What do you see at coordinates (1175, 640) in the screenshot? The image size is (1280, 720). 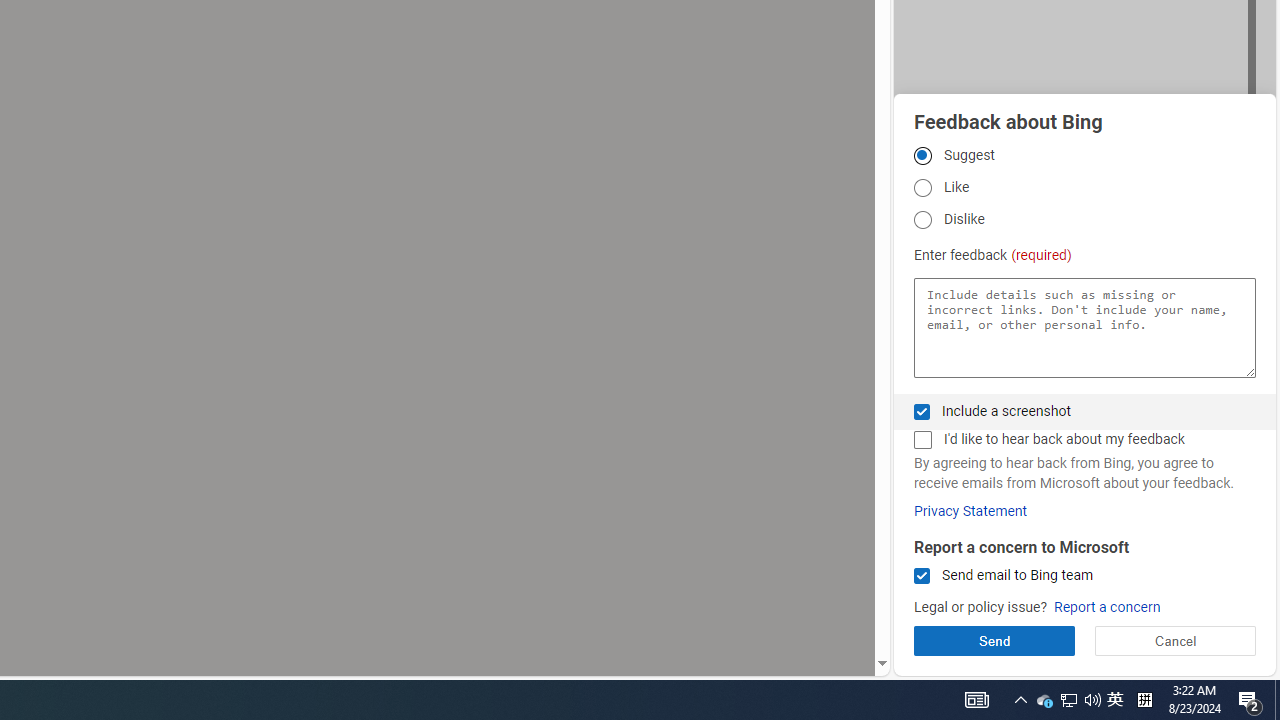 I see `'Cancel'` at bounding box center [1175, 640].